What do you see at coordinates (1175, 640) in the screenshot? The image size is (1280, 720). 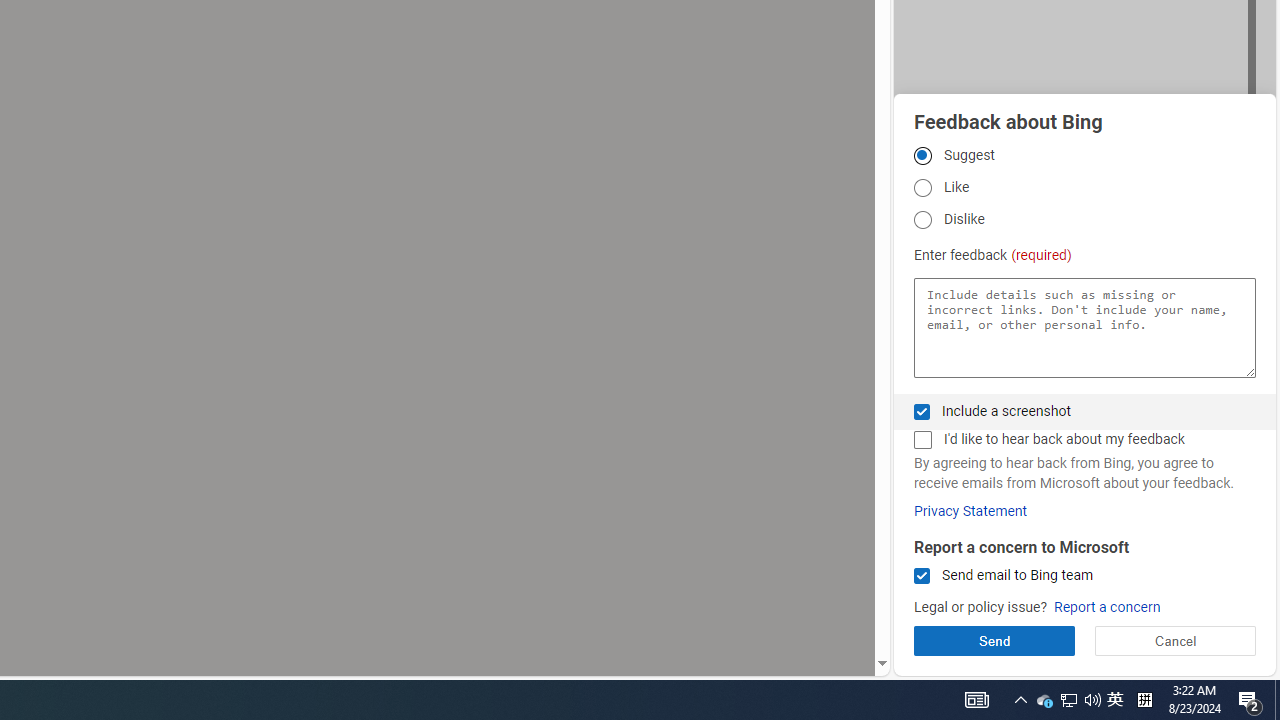 I see `'Cancel'` at bounding box center [1175, 640].